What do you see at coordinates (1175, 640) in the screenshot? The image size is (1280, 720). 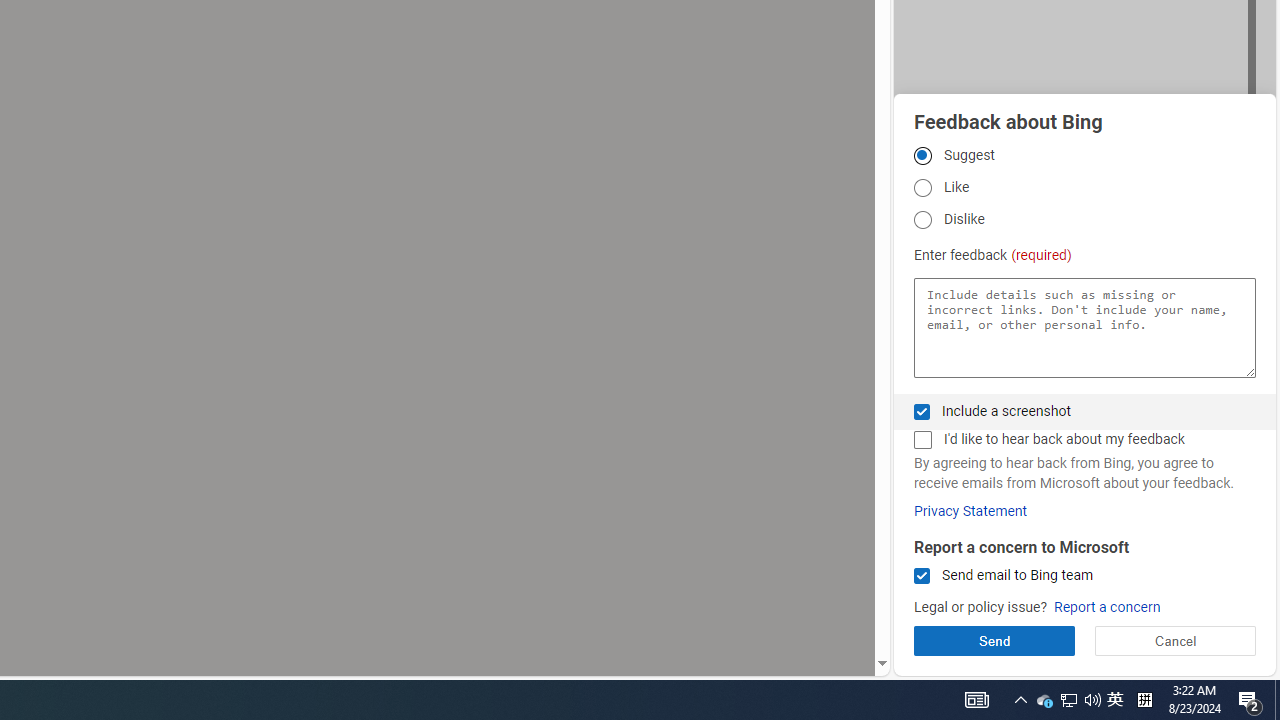 I see `'Cancel'` at bounding box center [1175, 640].